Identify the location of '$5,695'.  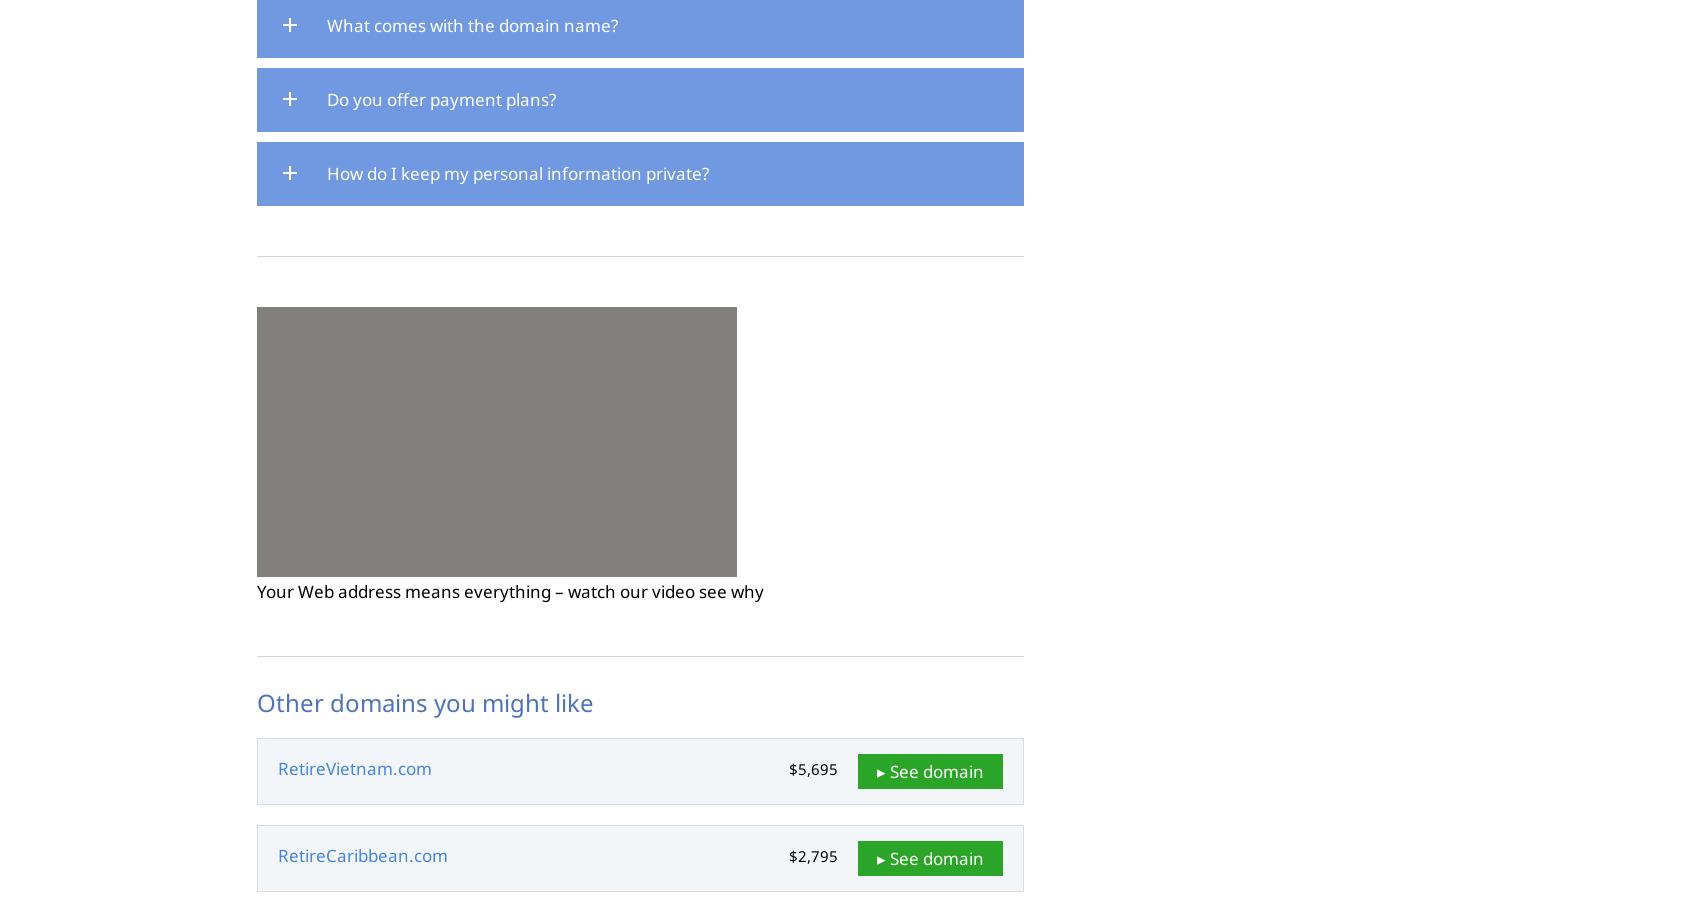
(813, 768).